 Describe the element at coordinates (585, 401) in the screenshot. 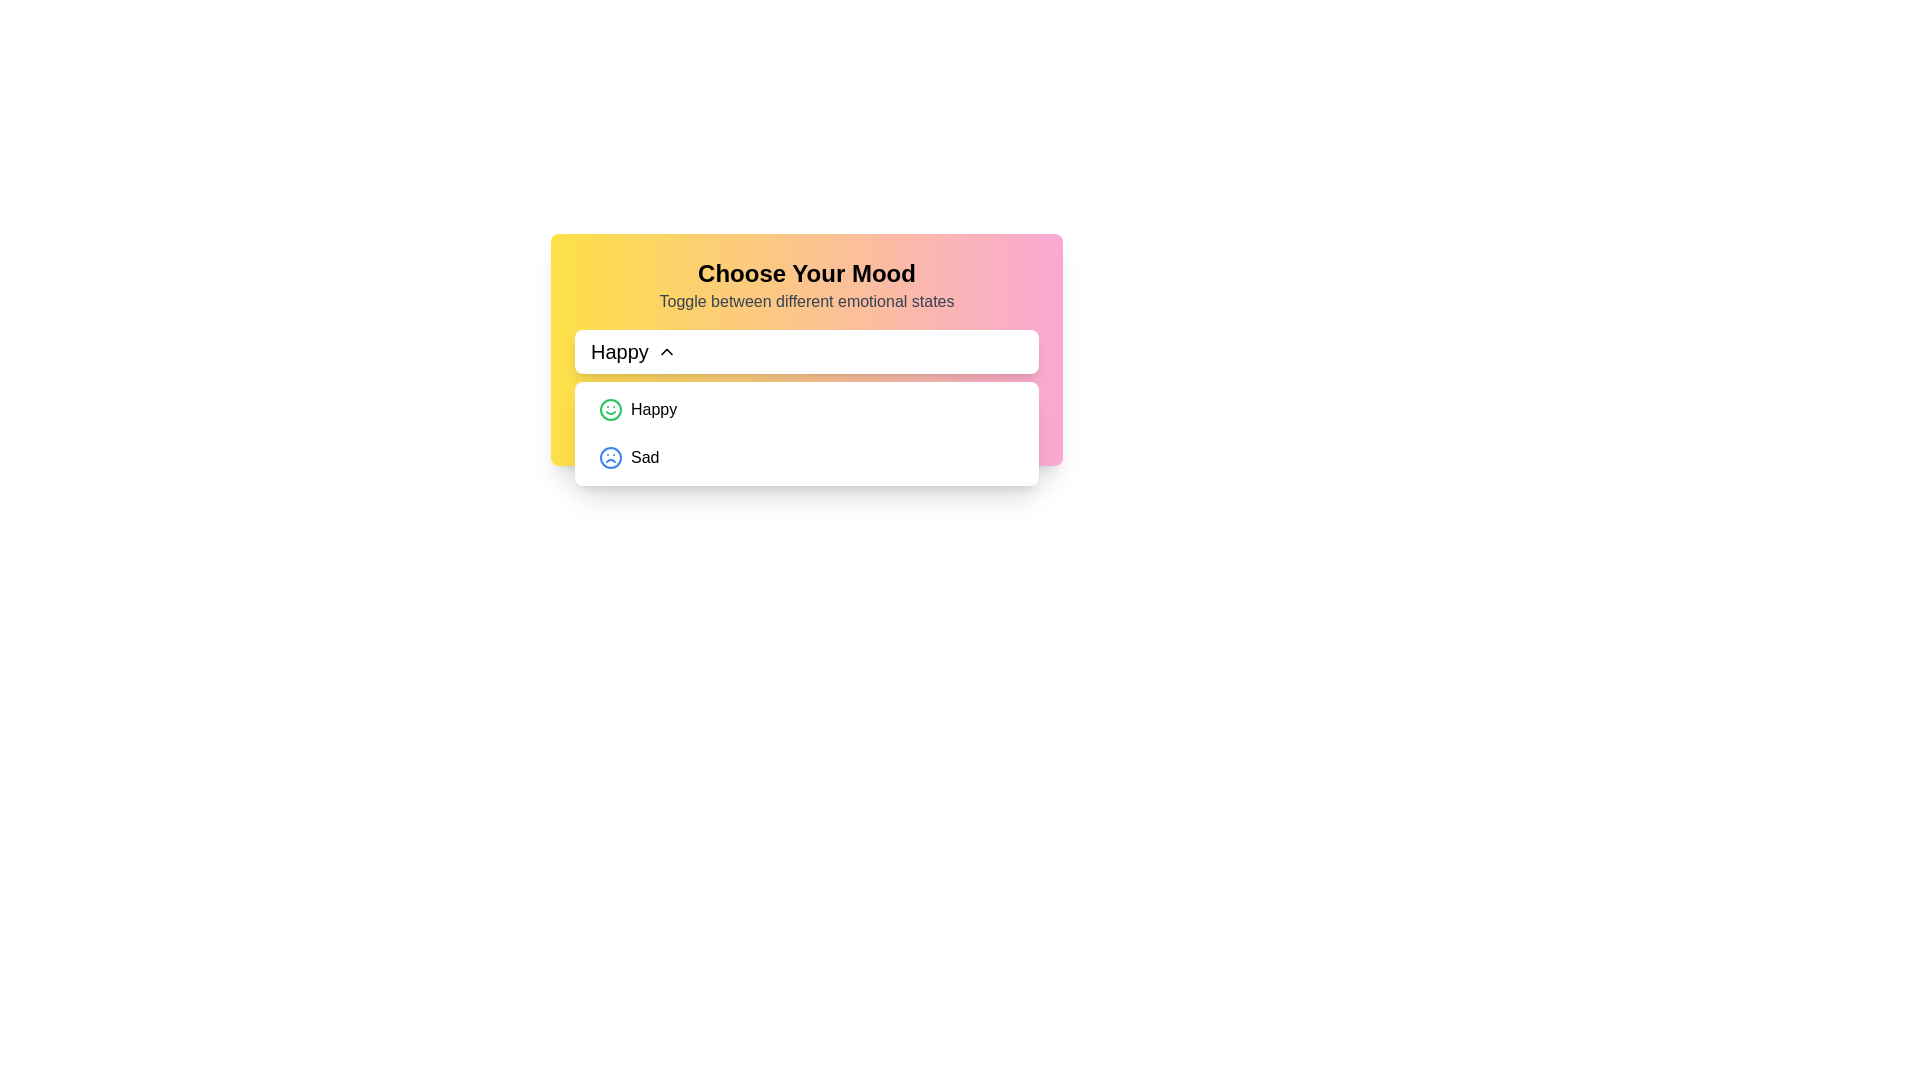

I see `circular shape graphic that forms the outer boundary of the smiley face icon within the dropdown menu, which visually indicates the 'Happy' mood option` at that location.